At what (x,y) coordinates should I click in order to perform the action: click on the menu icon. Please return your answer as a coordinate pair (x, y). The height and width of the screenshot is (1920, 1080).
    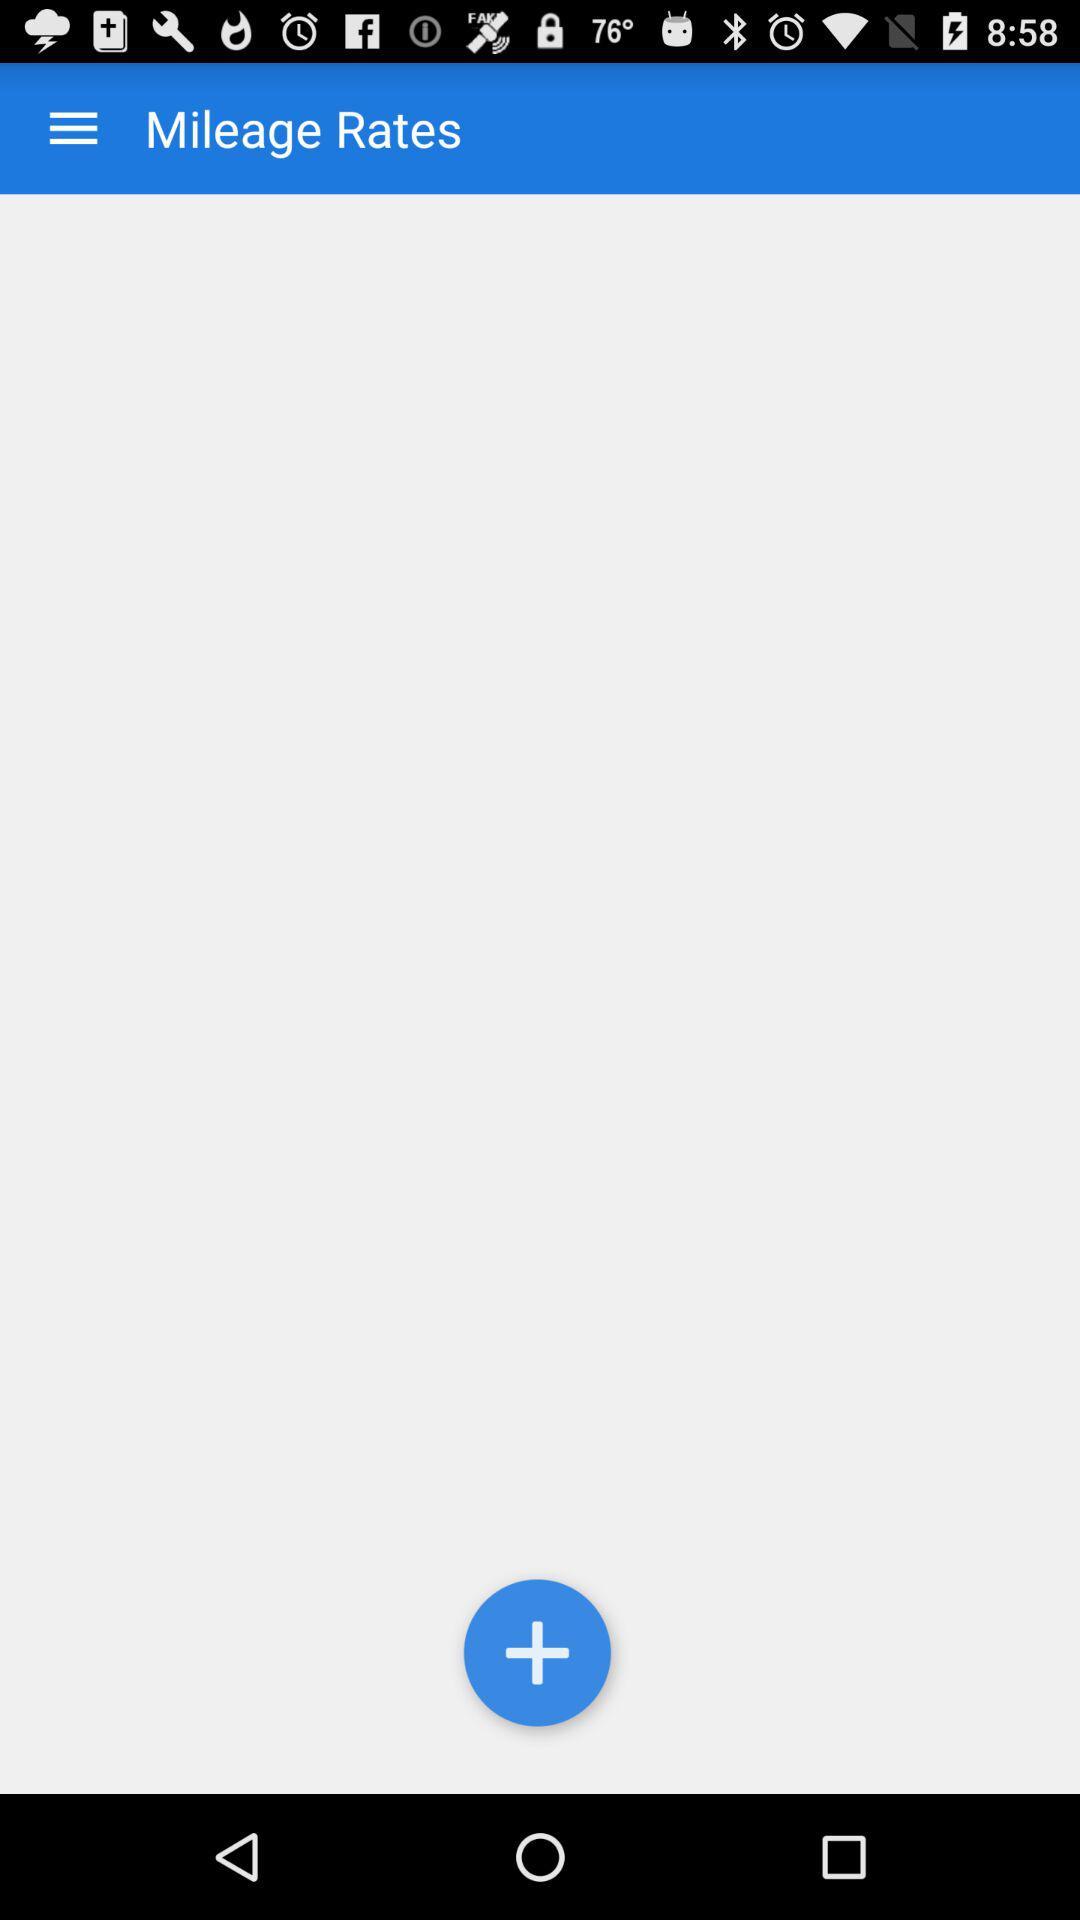
    Looking at the image, I should click on (72, 136).